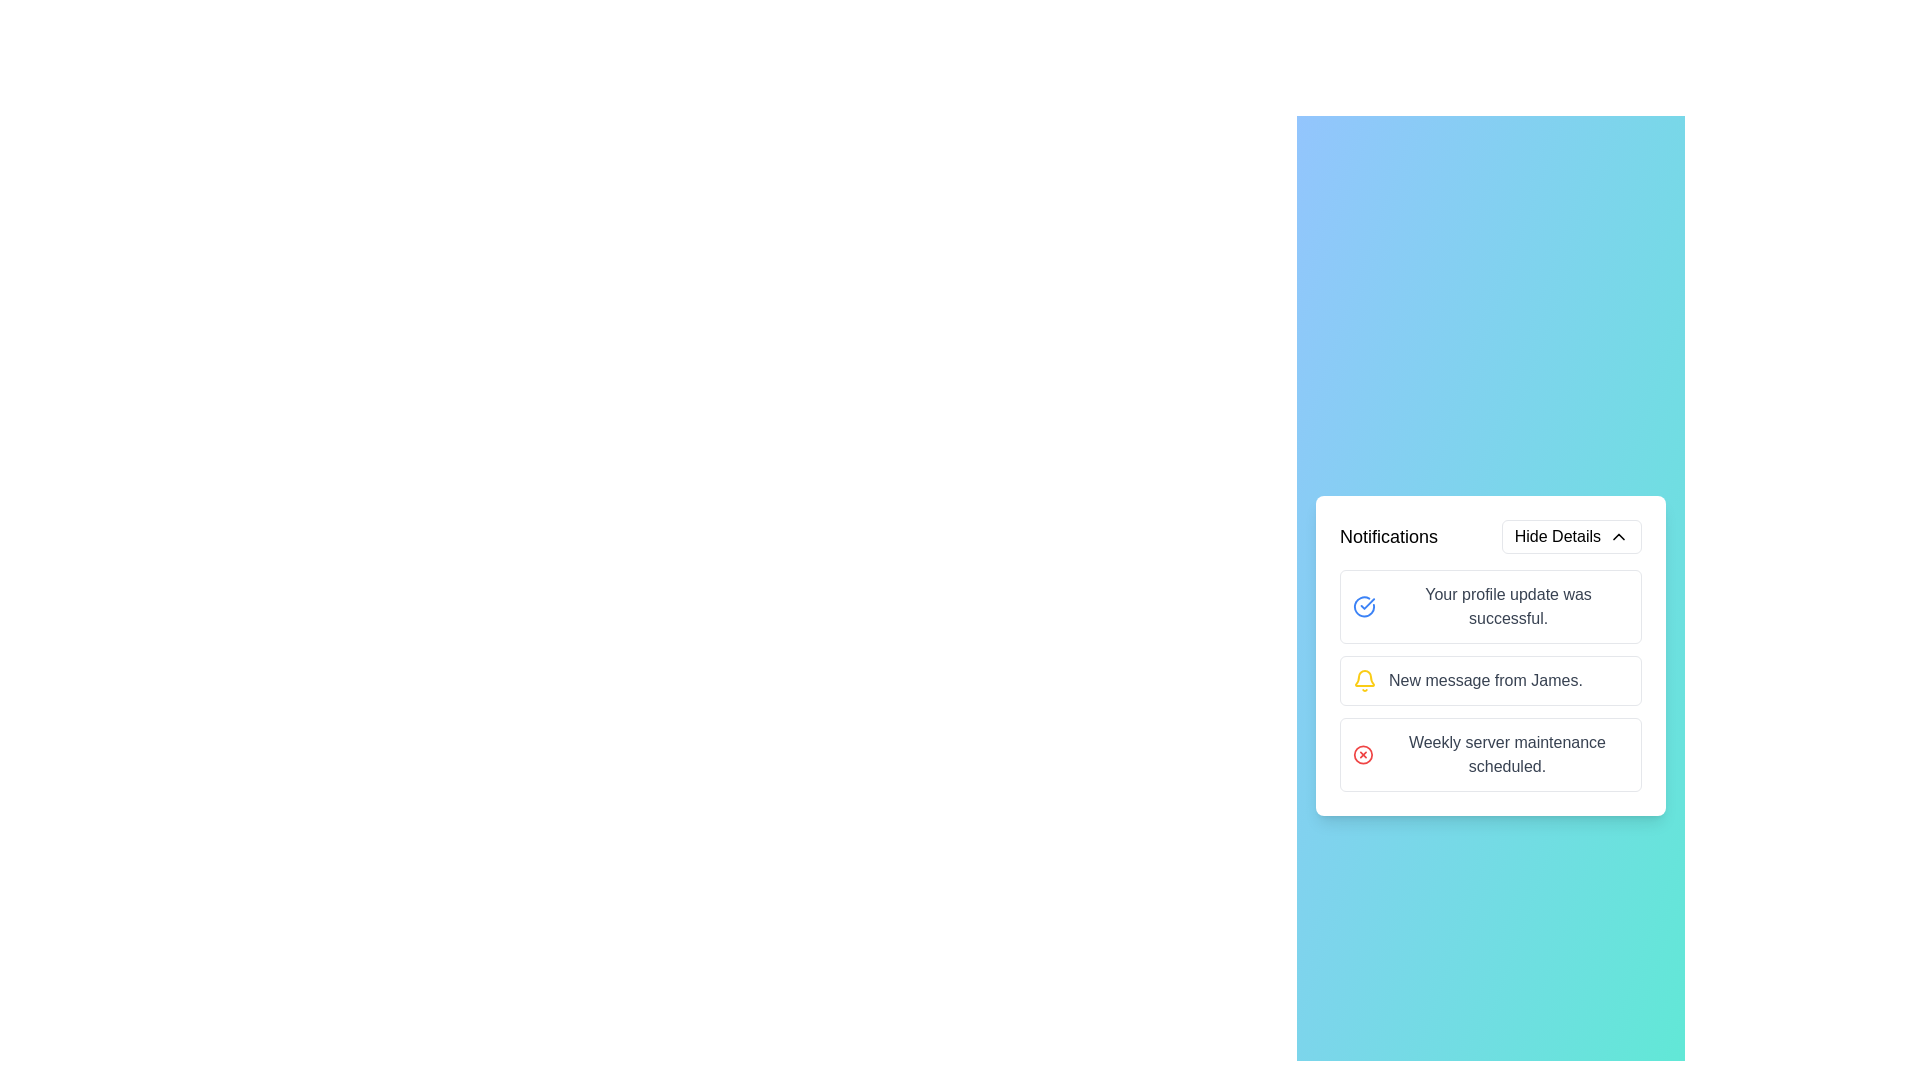 This screenshot has height=1080, width=1920. Describe the element at coordinates (1491, 680) in the screenshot. I see `notification message from James, which is the second item in the notification list, located centrally within a white card` at that location.